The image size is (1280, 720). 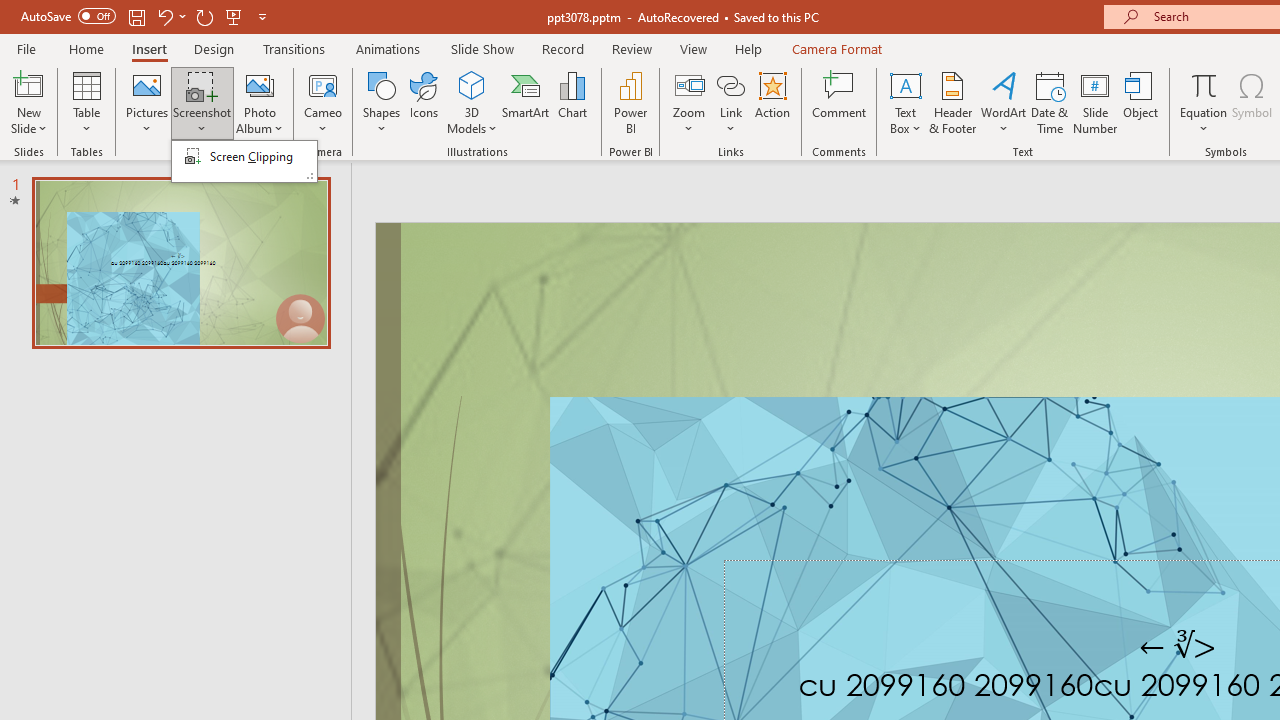 I want to click on 'Object...', so click(x=1141, y=103).